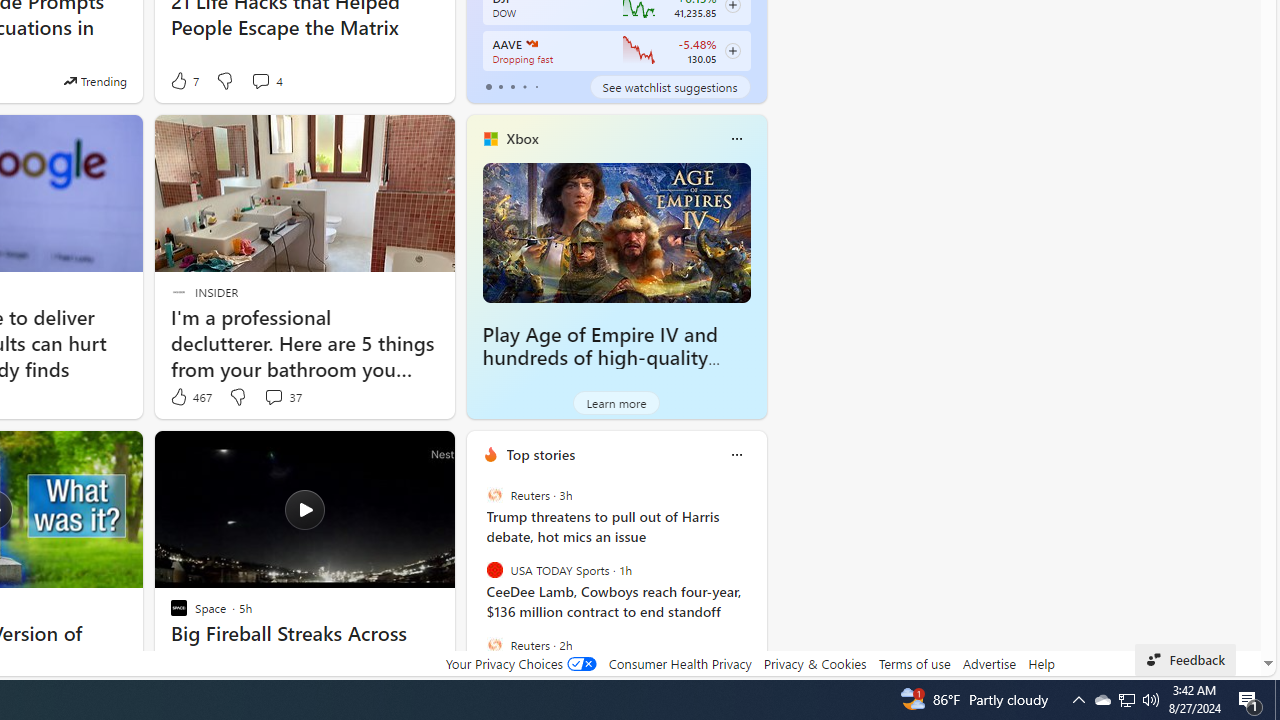 The width and height of the screenshot is (1280, 720). I want to click on 'previous', so click(475, 583).